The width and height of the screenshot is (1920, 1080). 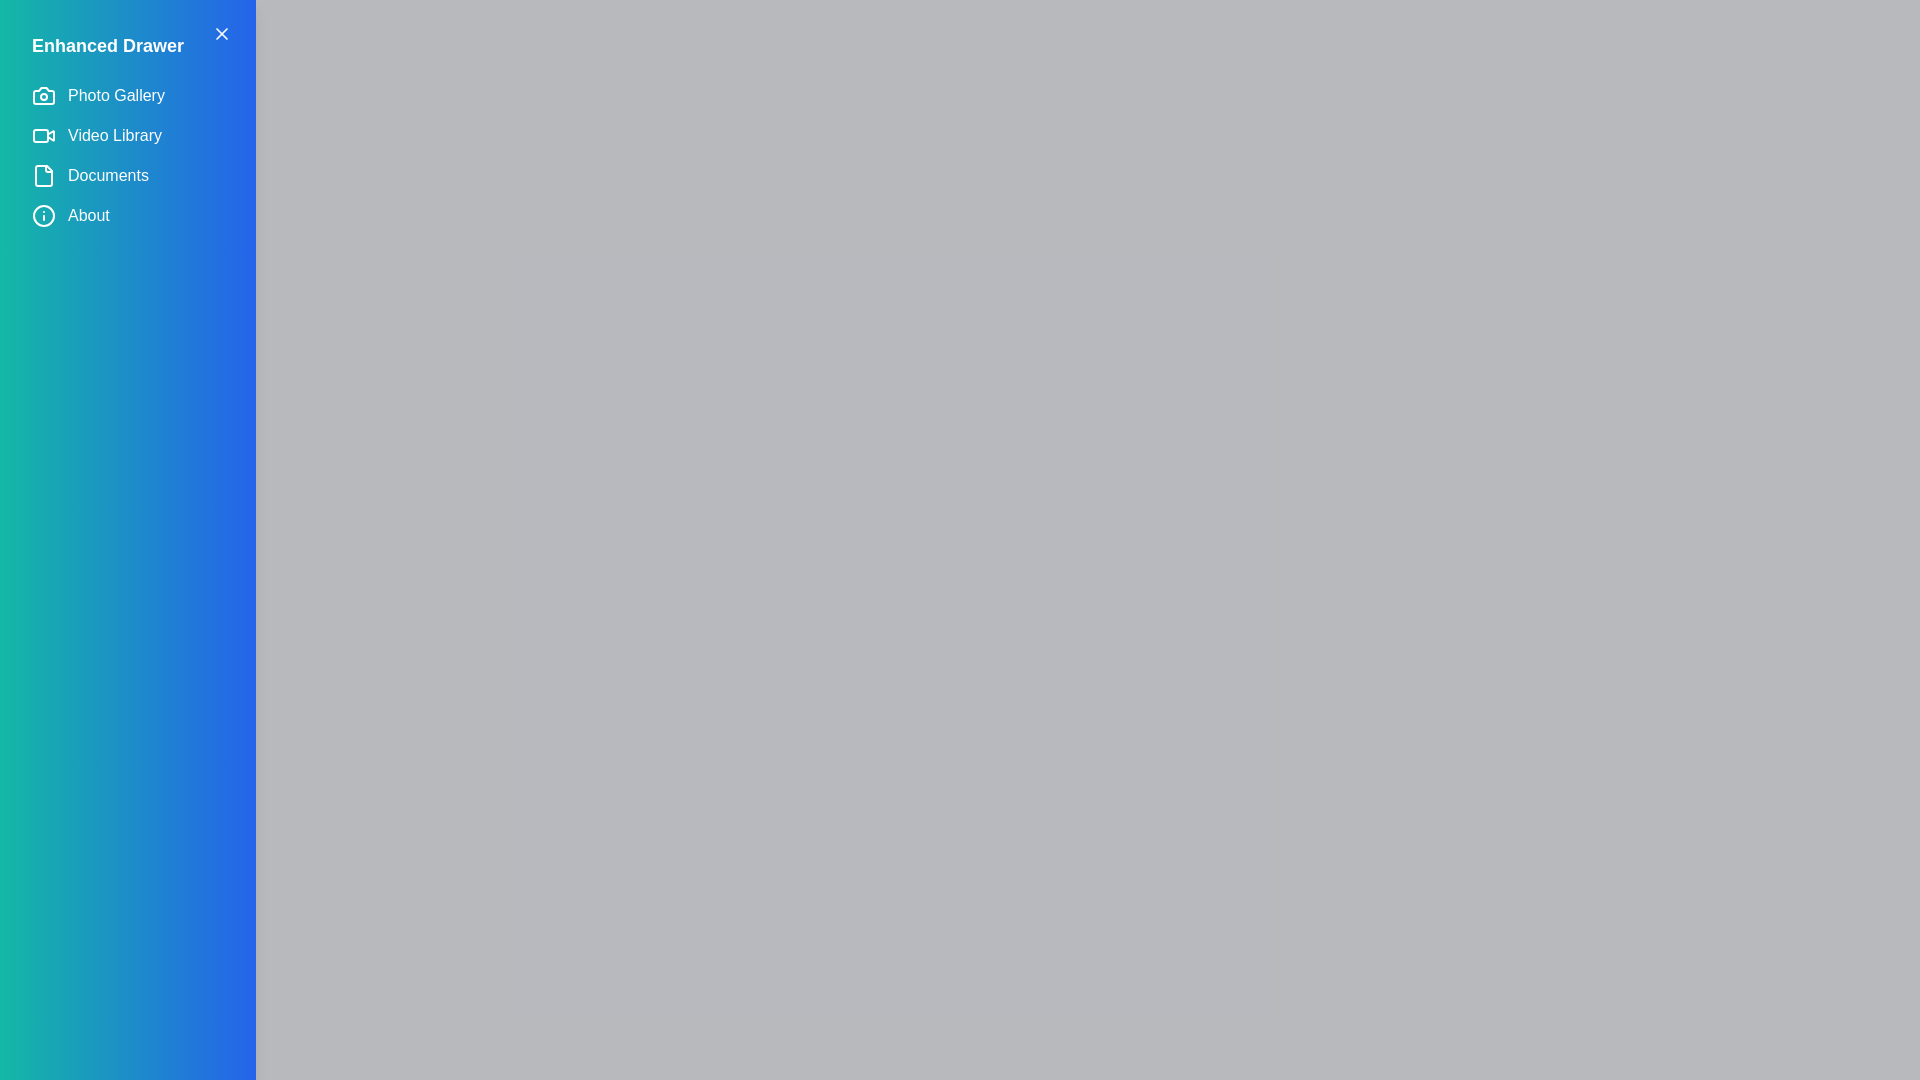 What do you see at coordinates (127, 135) in the screenshot?
I see `the 'Video Library' menu item, which is the second entry in the vertical navigation drawer` at bounding box center [127, 135].